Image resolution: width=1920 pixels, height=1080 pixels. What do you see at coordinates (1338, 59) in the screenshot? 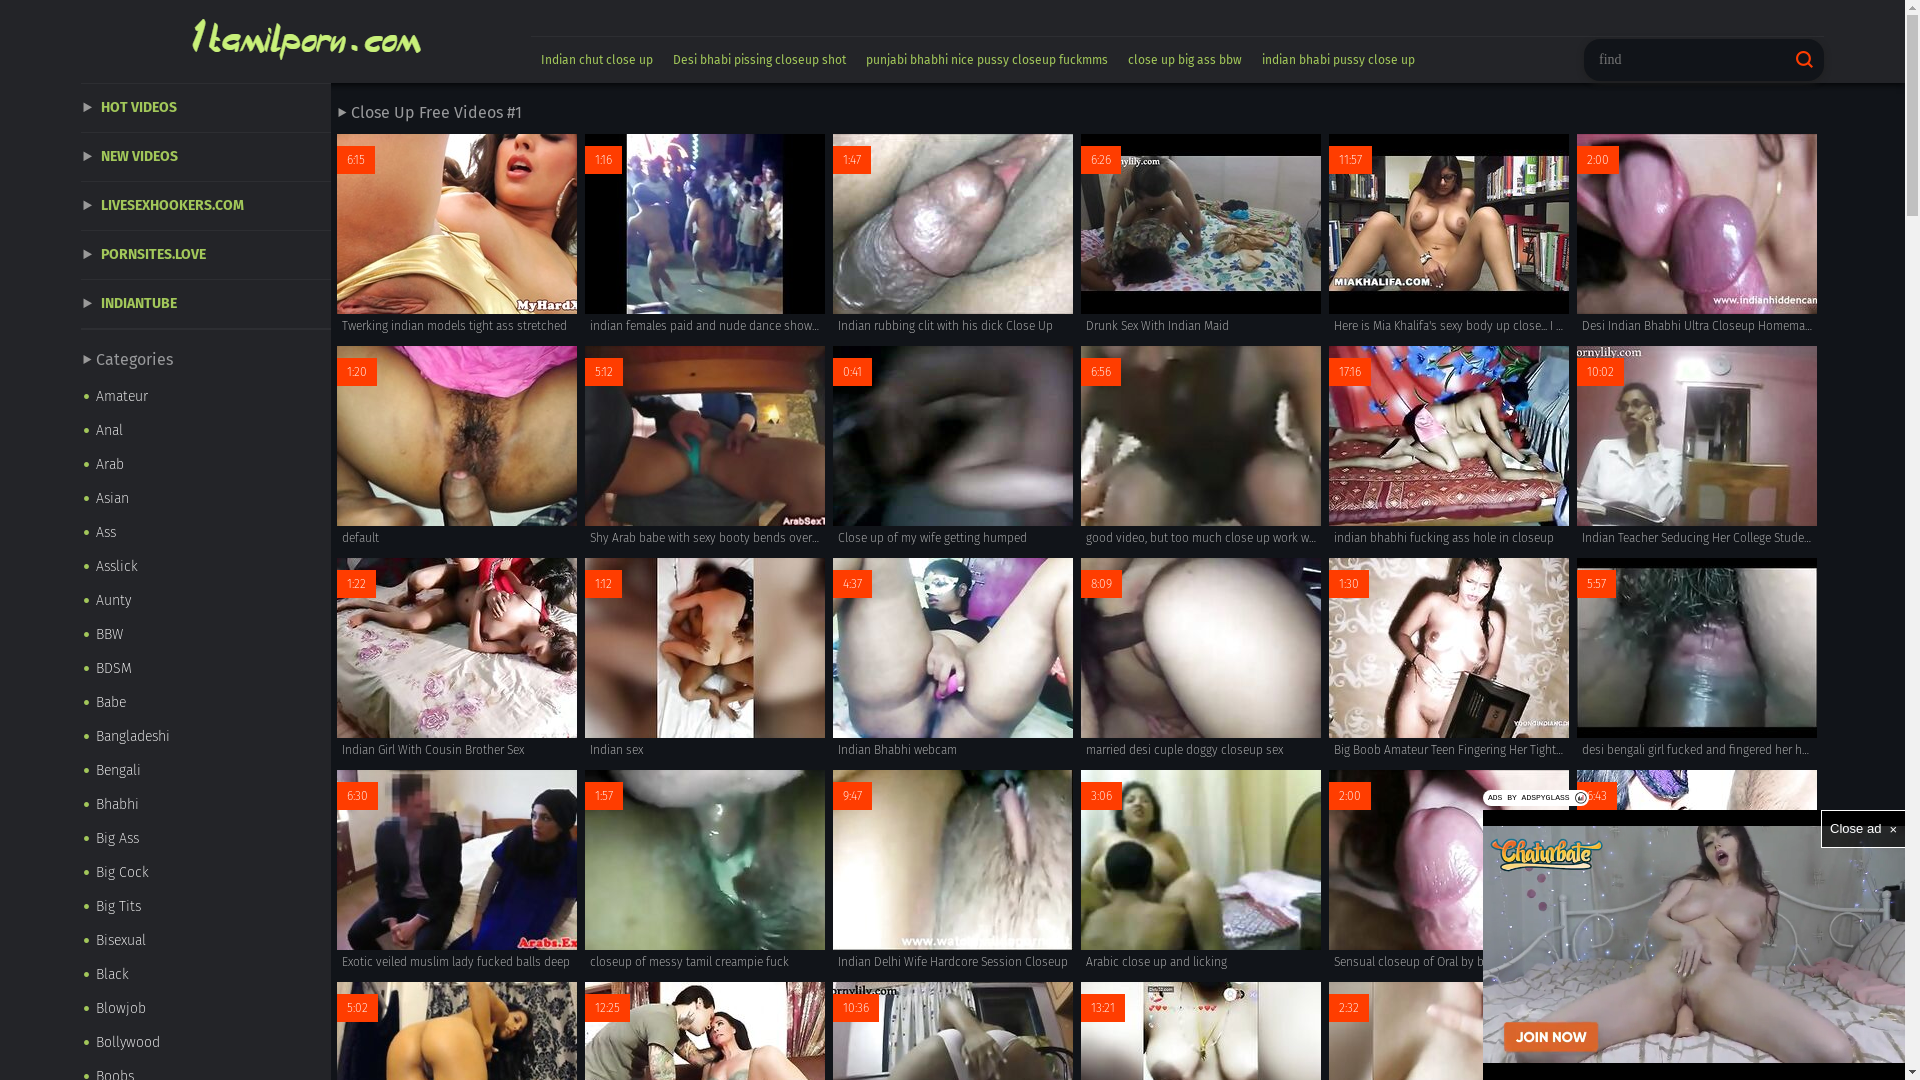
I see `'indian bhabi pussy close up'` at bounding box center [1338, 59].